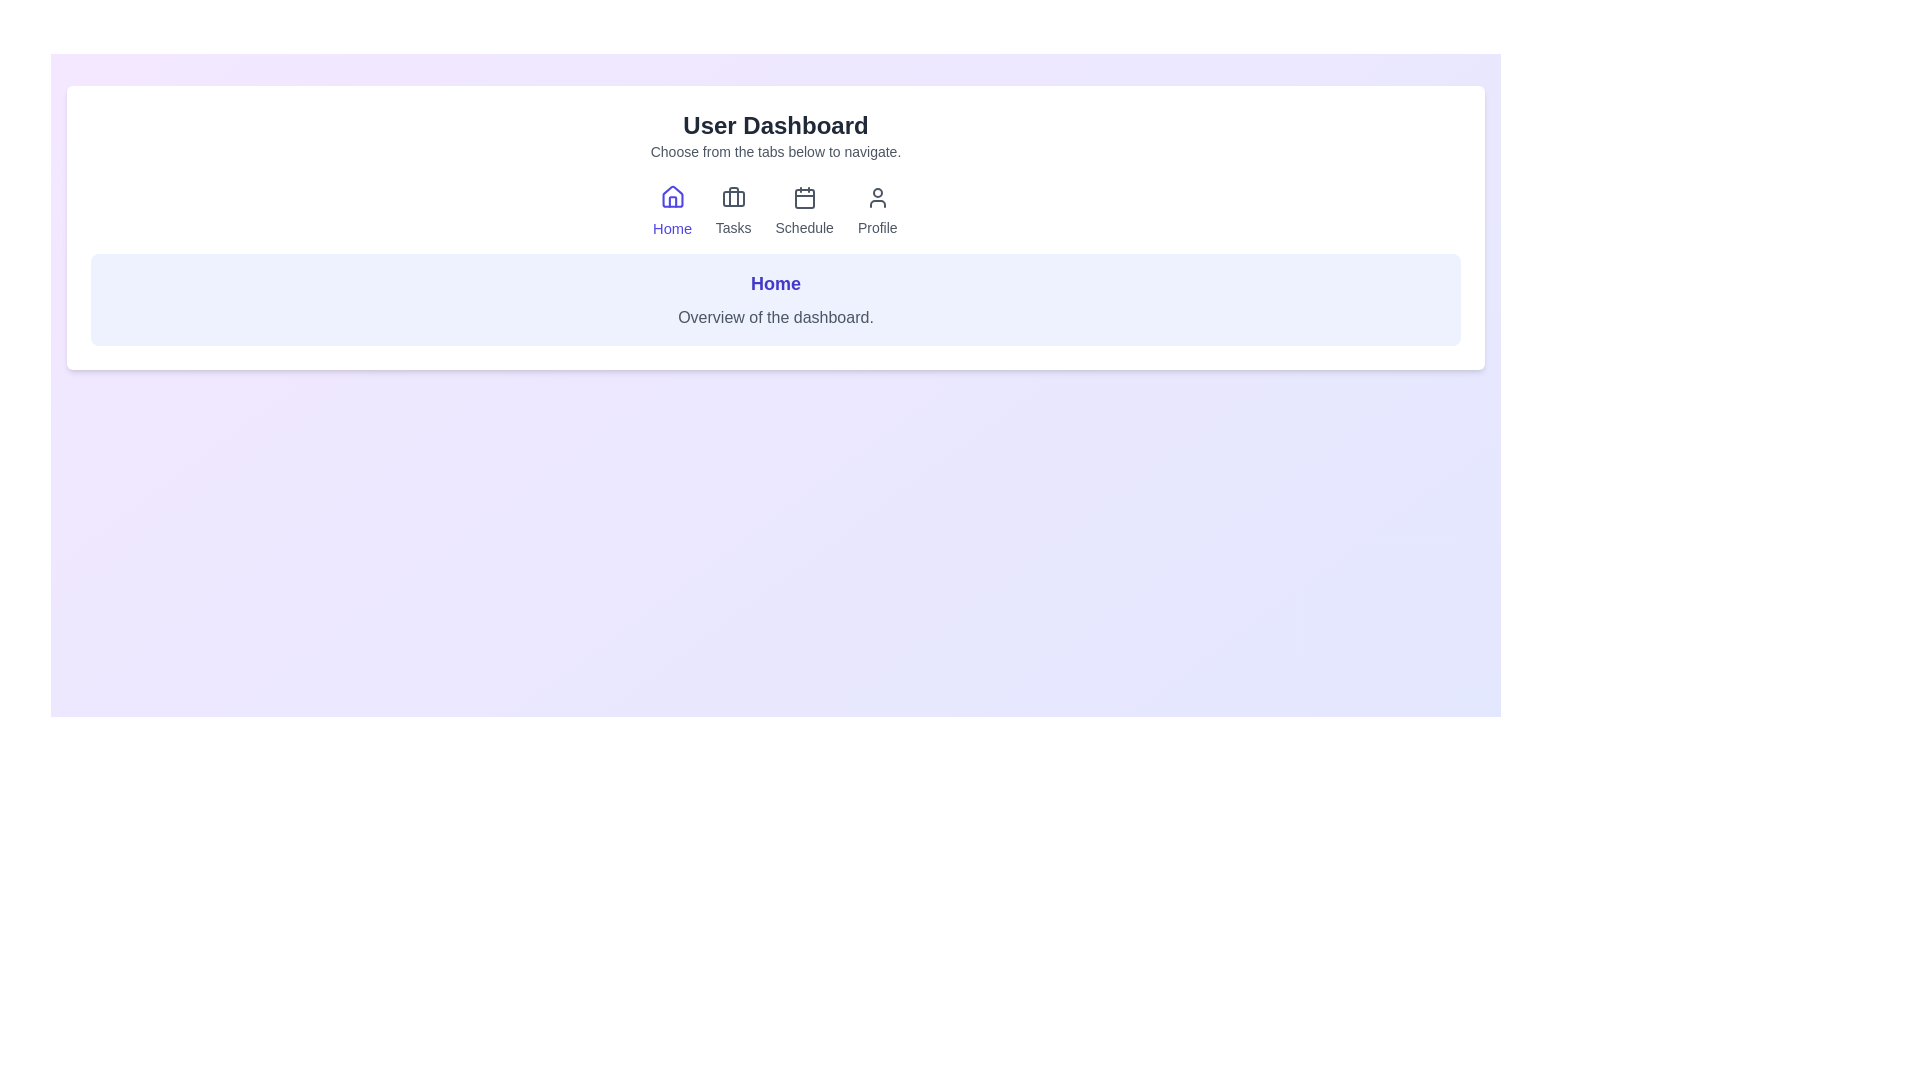  Describe the element at coordinates (732, 226) in the screenshot. I see `the 'Tasks' text label in the navigation bar, which is styled in gray and positioned below the suitcase icon, to potentially reveal additional information` at that location.